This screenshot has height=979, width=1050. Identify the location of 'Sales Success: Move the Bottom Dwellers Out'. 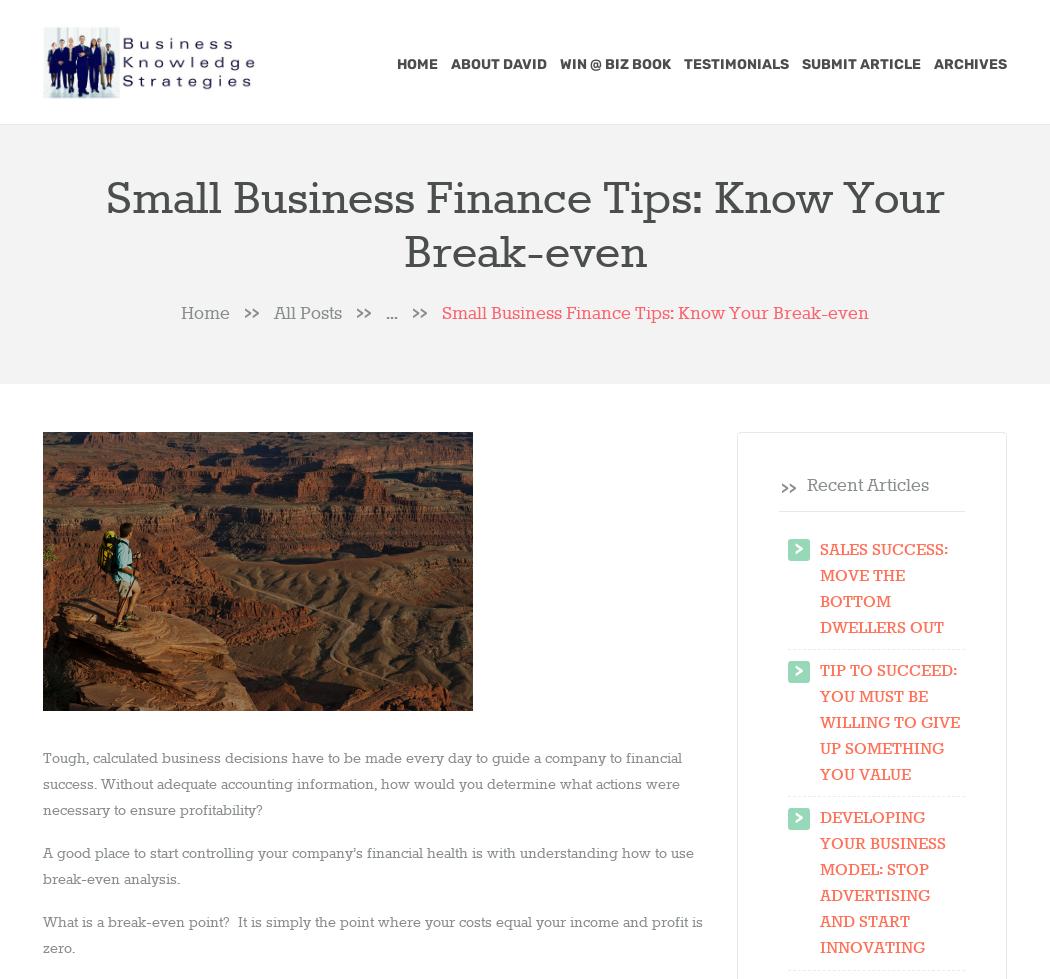
(882, 588).